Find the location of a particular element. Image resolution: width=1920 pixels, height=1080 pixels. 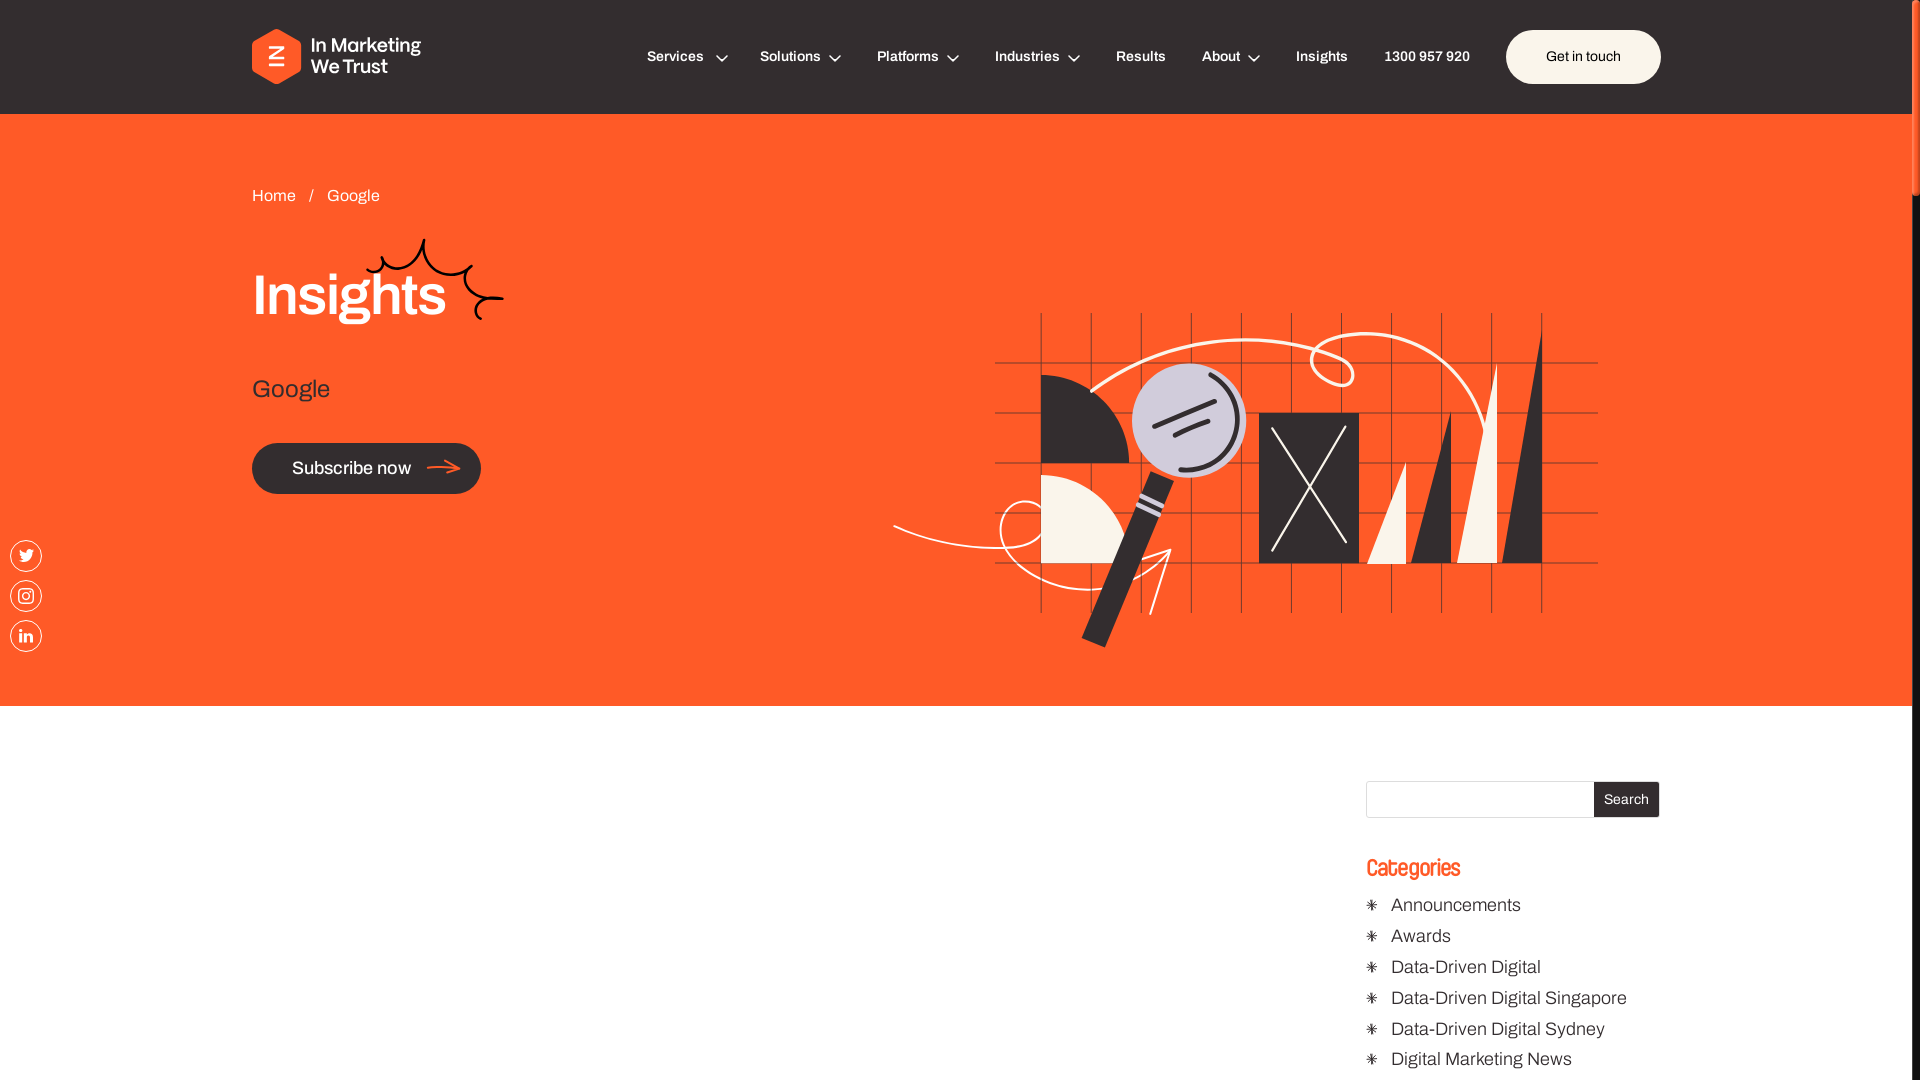

'1300 957 920' is located at coordinates (1425, 56).